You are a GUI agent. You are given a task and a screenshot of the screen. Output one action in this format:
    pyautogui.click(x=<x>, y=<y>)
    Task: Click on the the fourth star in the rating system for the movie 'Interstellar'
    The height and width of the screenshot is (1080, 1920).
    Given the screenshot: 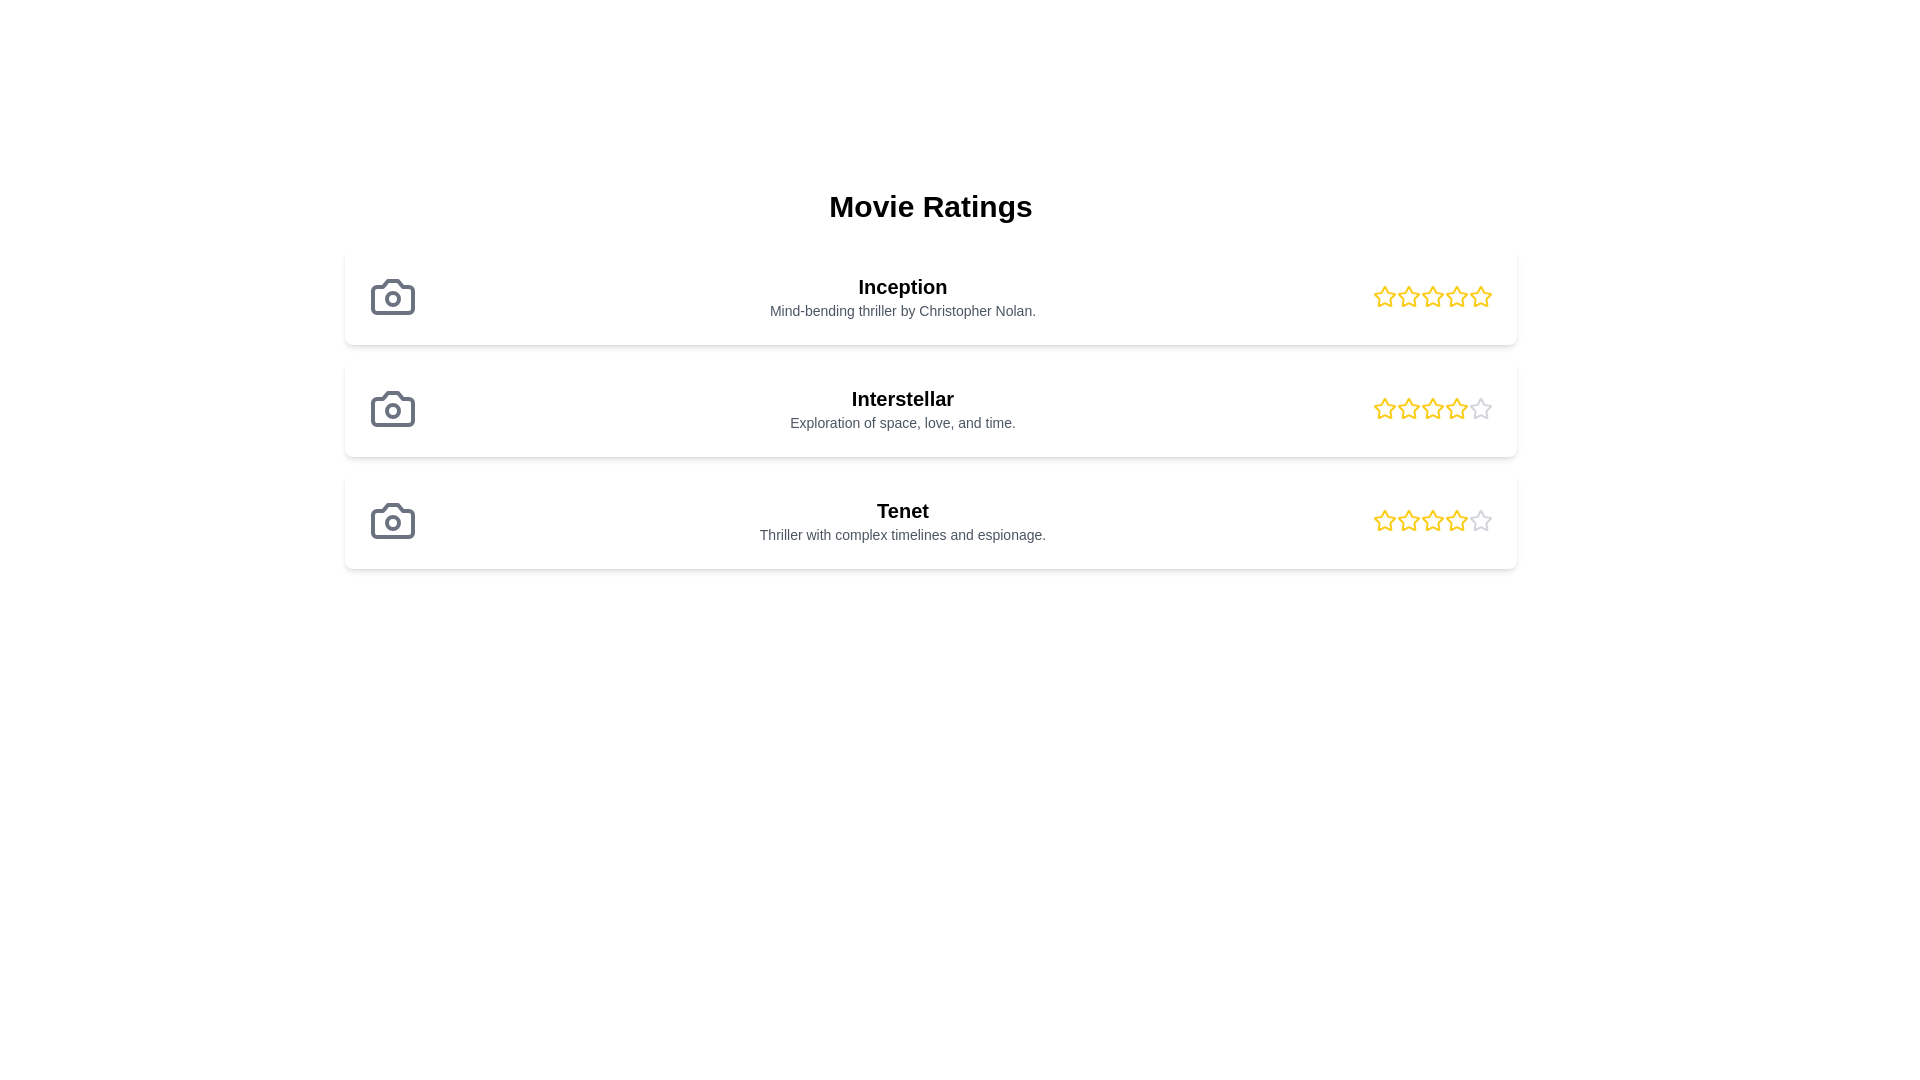 What is the action you would take?
    pyautogui.click(x=1432, y=407)
    